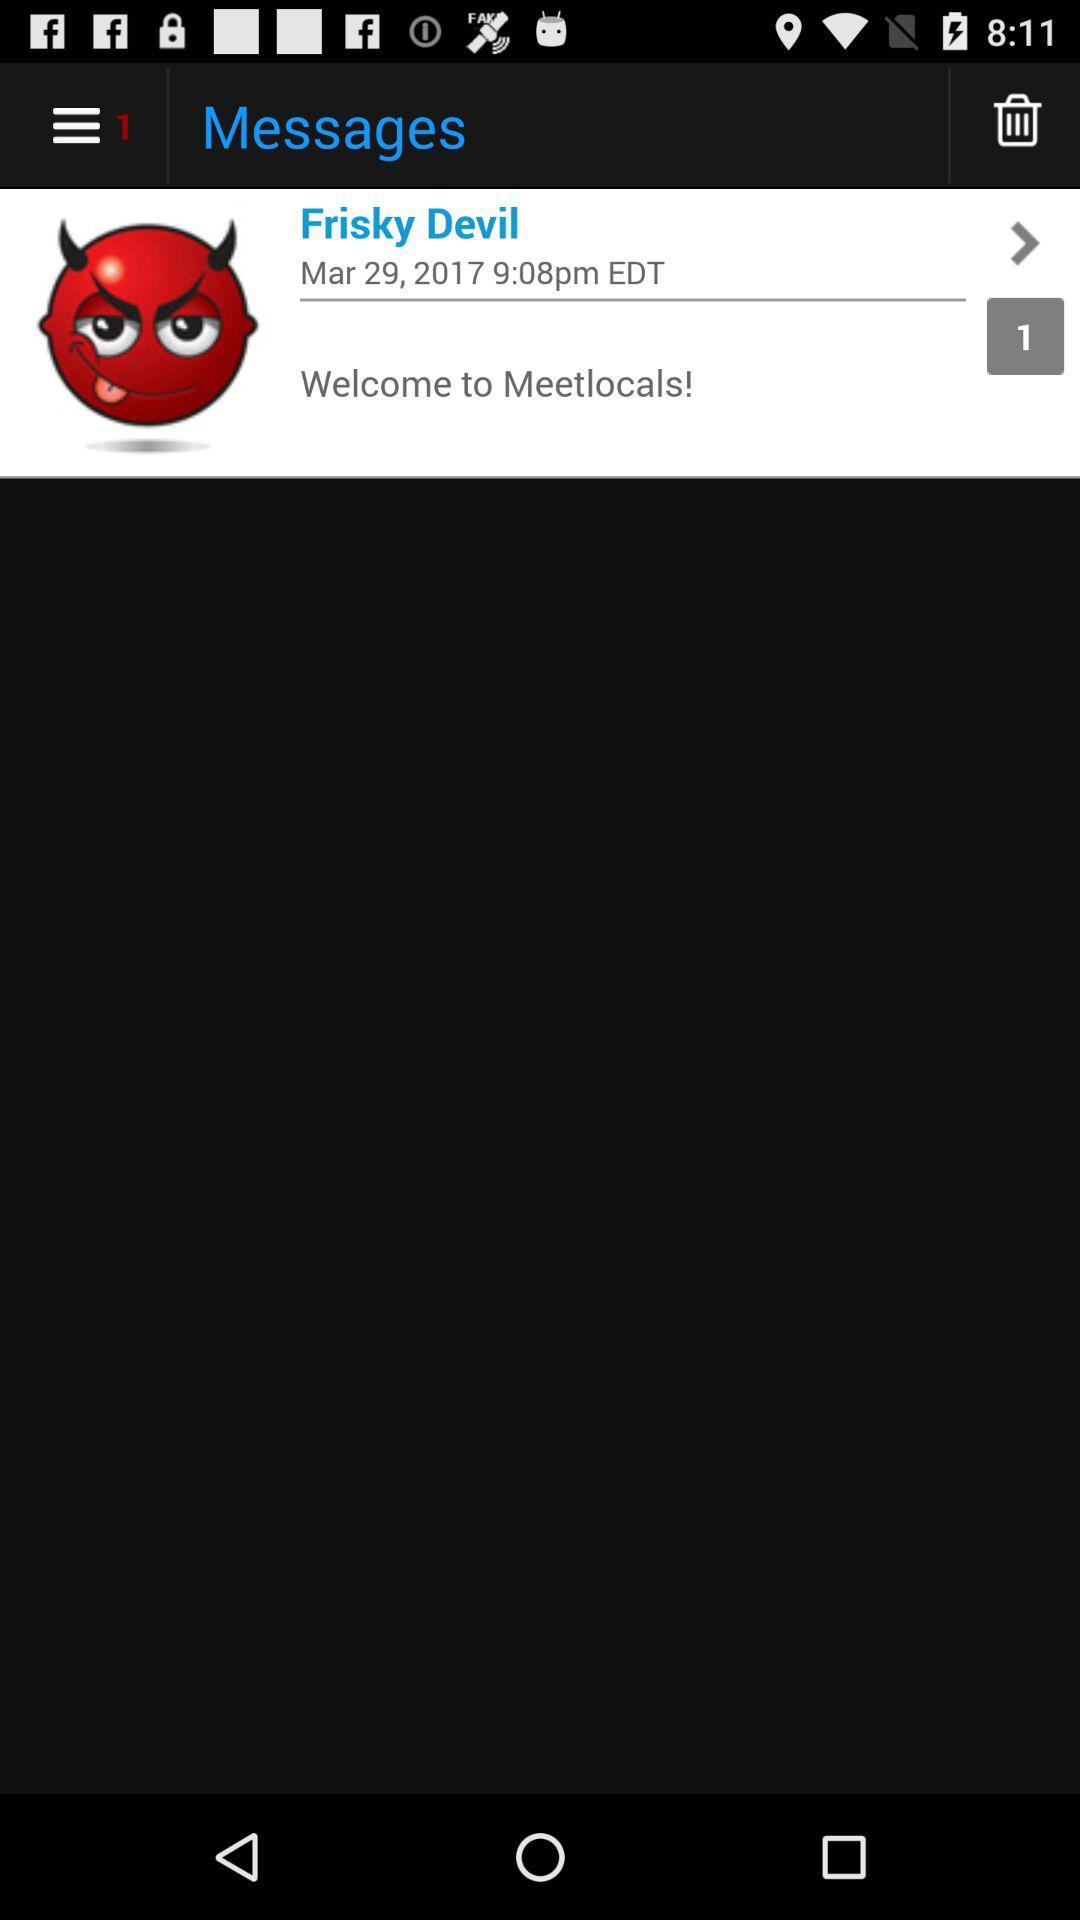  I want to click on item next to the 1 app, so click(632, 298).